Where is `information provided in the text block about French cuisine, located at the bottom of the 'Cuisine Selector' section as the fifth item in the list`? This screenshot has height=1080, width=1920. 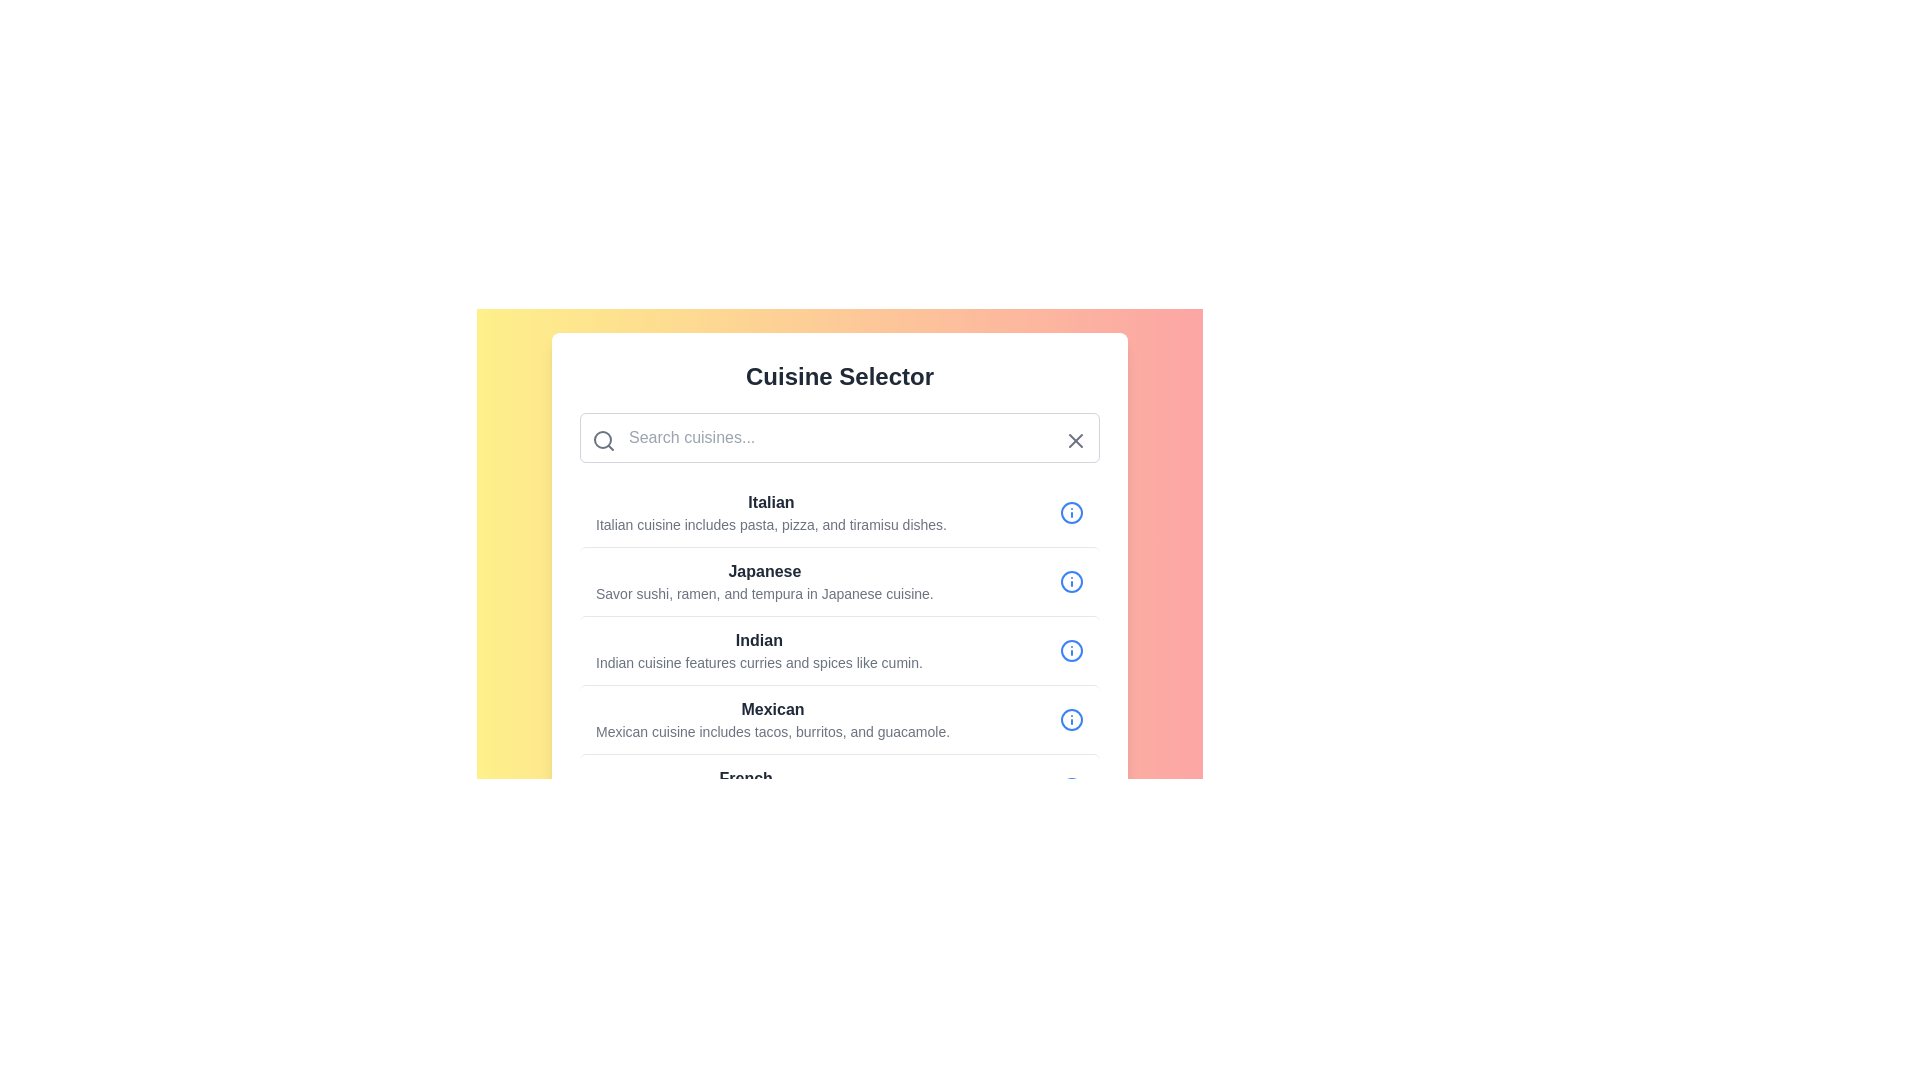
information provided in the text block about French cuisine, located at the bottom of the 'Cuisine Selector' section as the fifth item in the list is located at coordinates (745, 788).